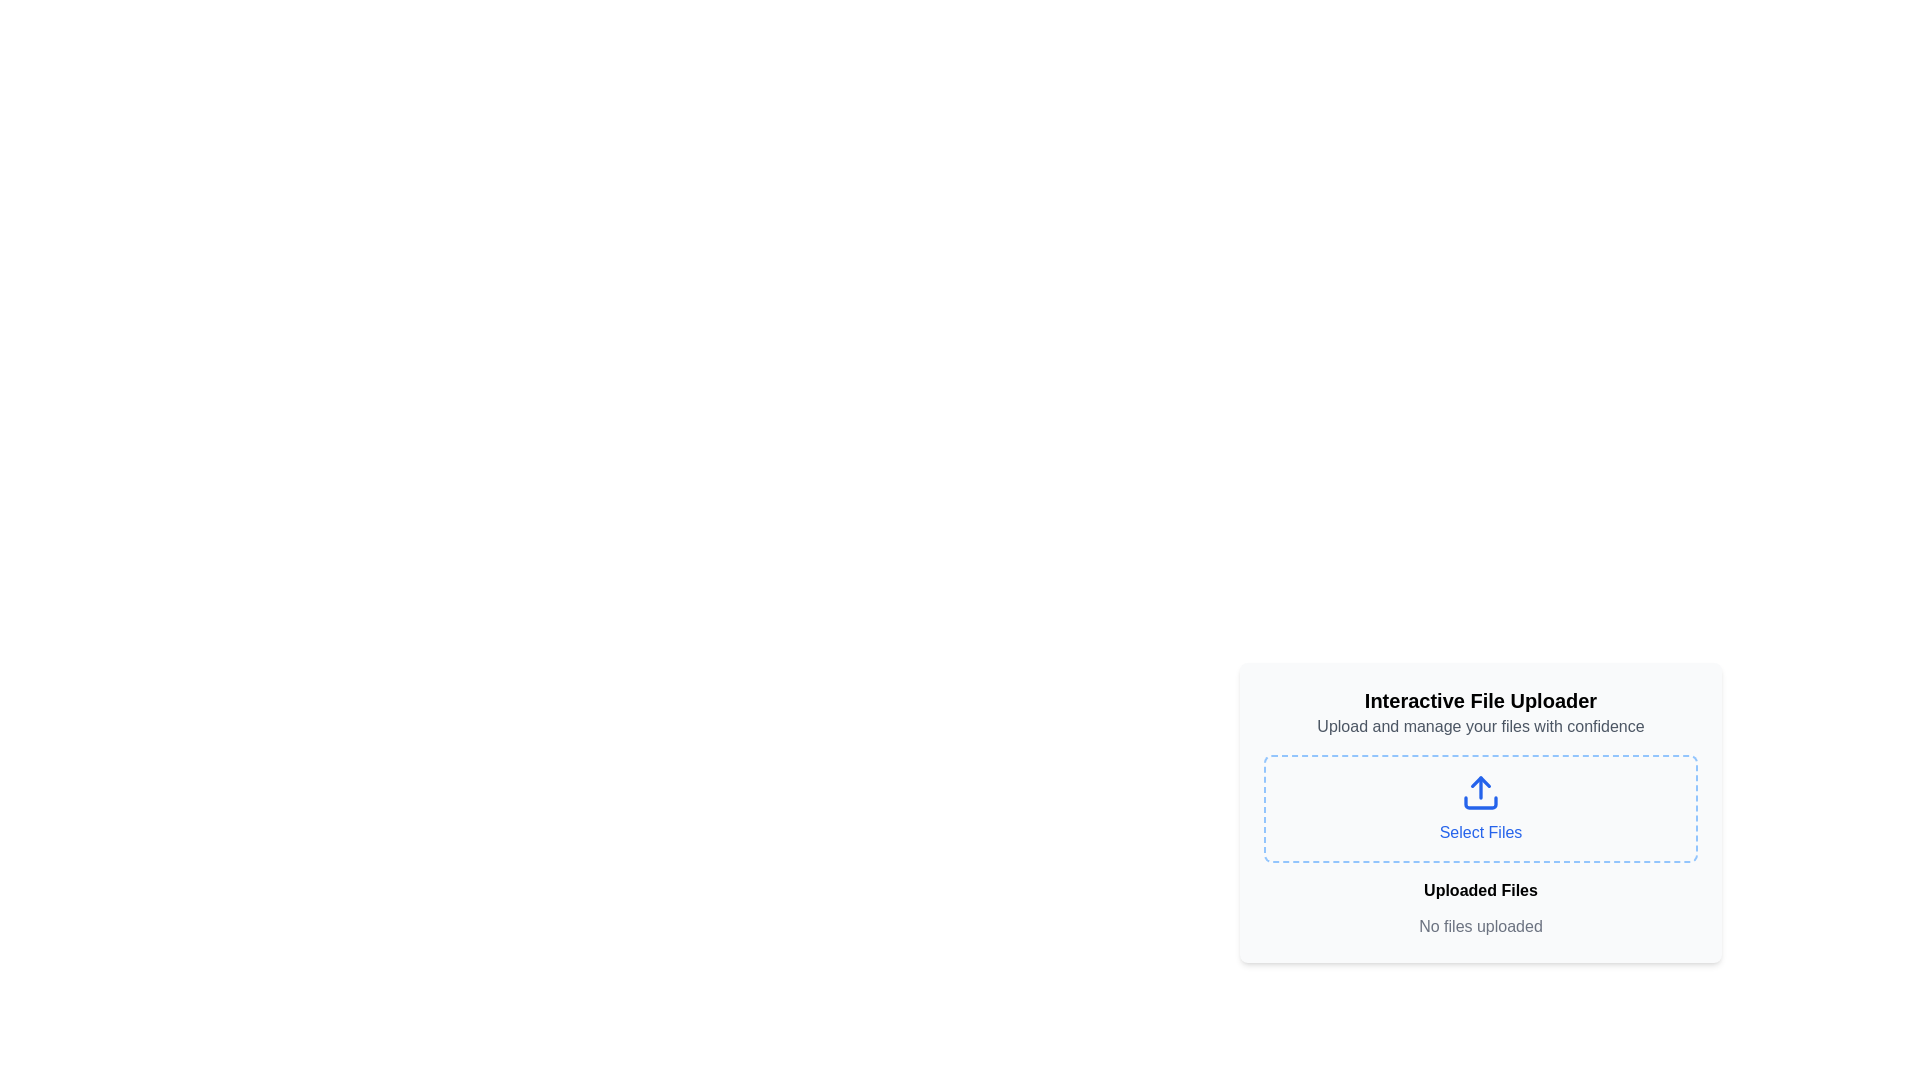  I want to click on the 'Select Files' text label to initiate the file selection workflow, which opens the file explorer for uploading files, so click(1480, 832).